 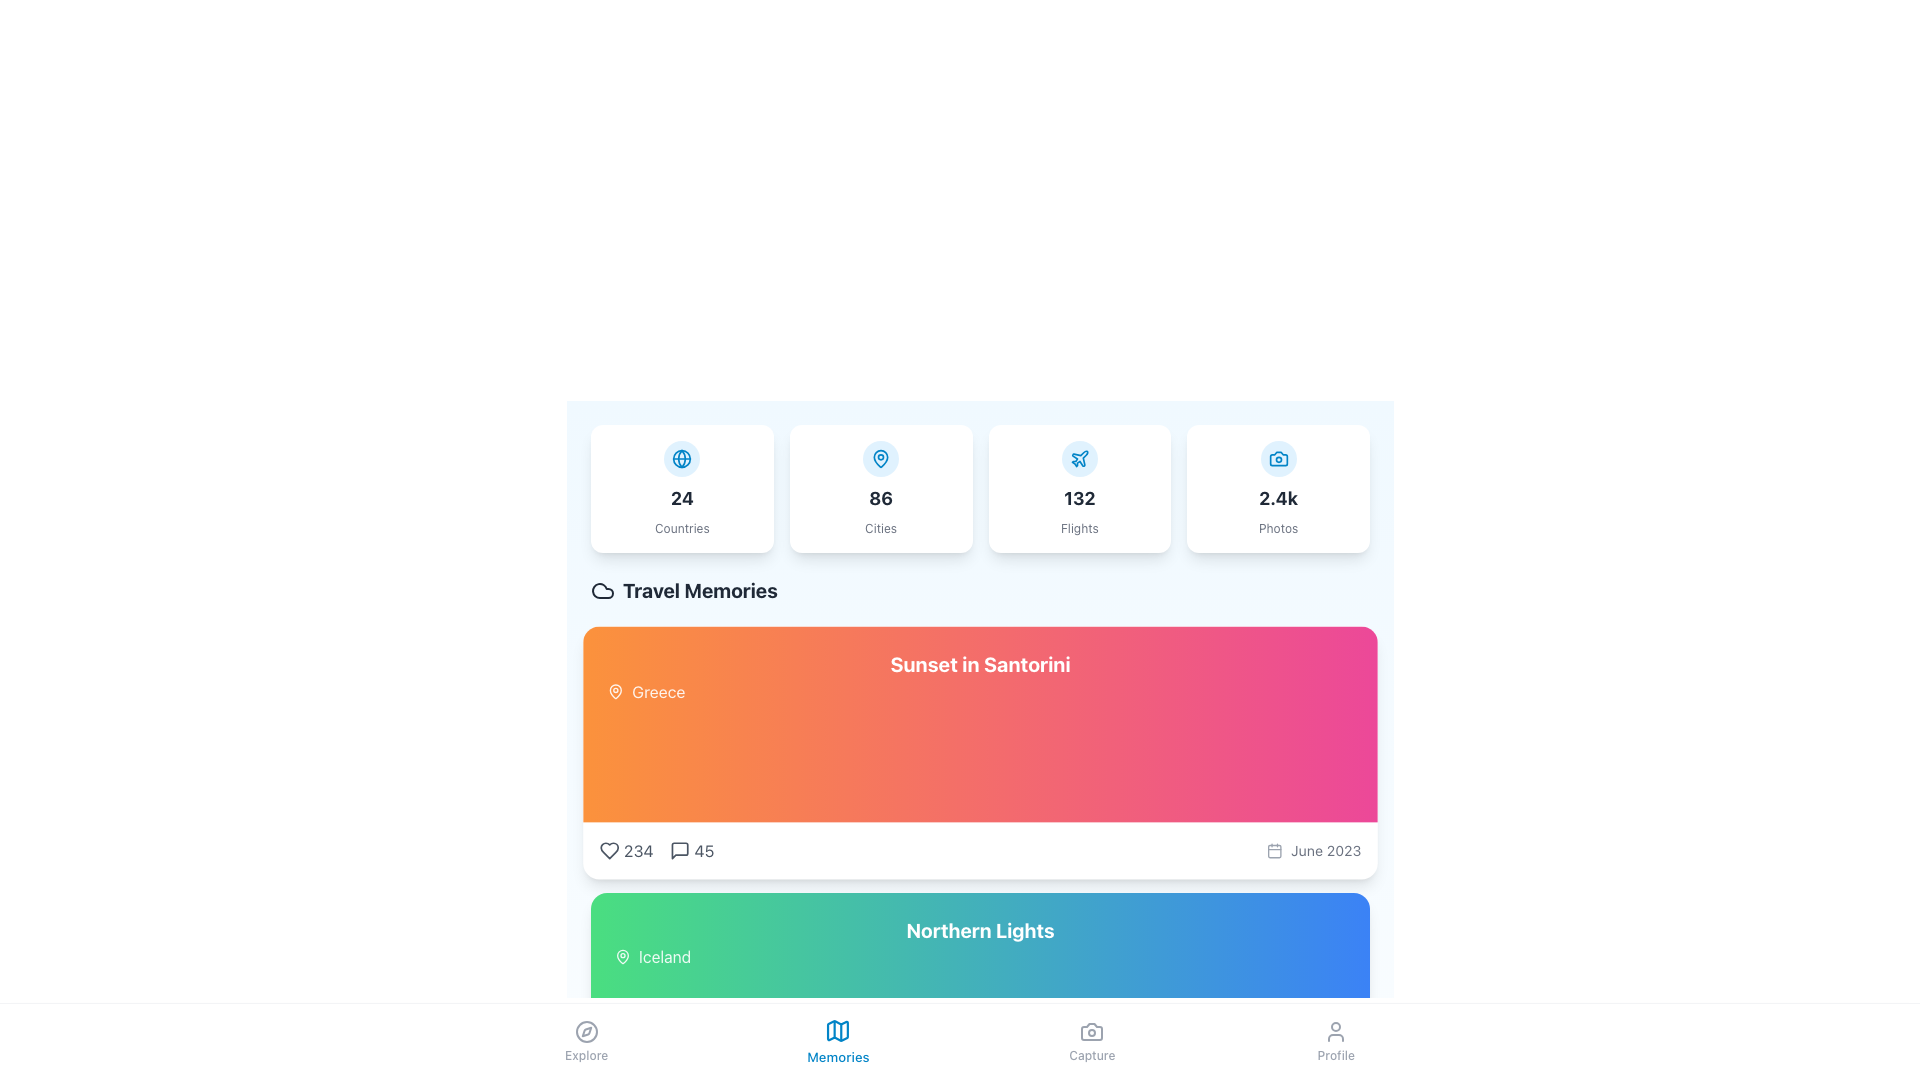 What do you see at coordinates (682, 459) in the screenshot?
I see `the globe icon representing the 'Countries' statistic` at bounding box center [682, 459].